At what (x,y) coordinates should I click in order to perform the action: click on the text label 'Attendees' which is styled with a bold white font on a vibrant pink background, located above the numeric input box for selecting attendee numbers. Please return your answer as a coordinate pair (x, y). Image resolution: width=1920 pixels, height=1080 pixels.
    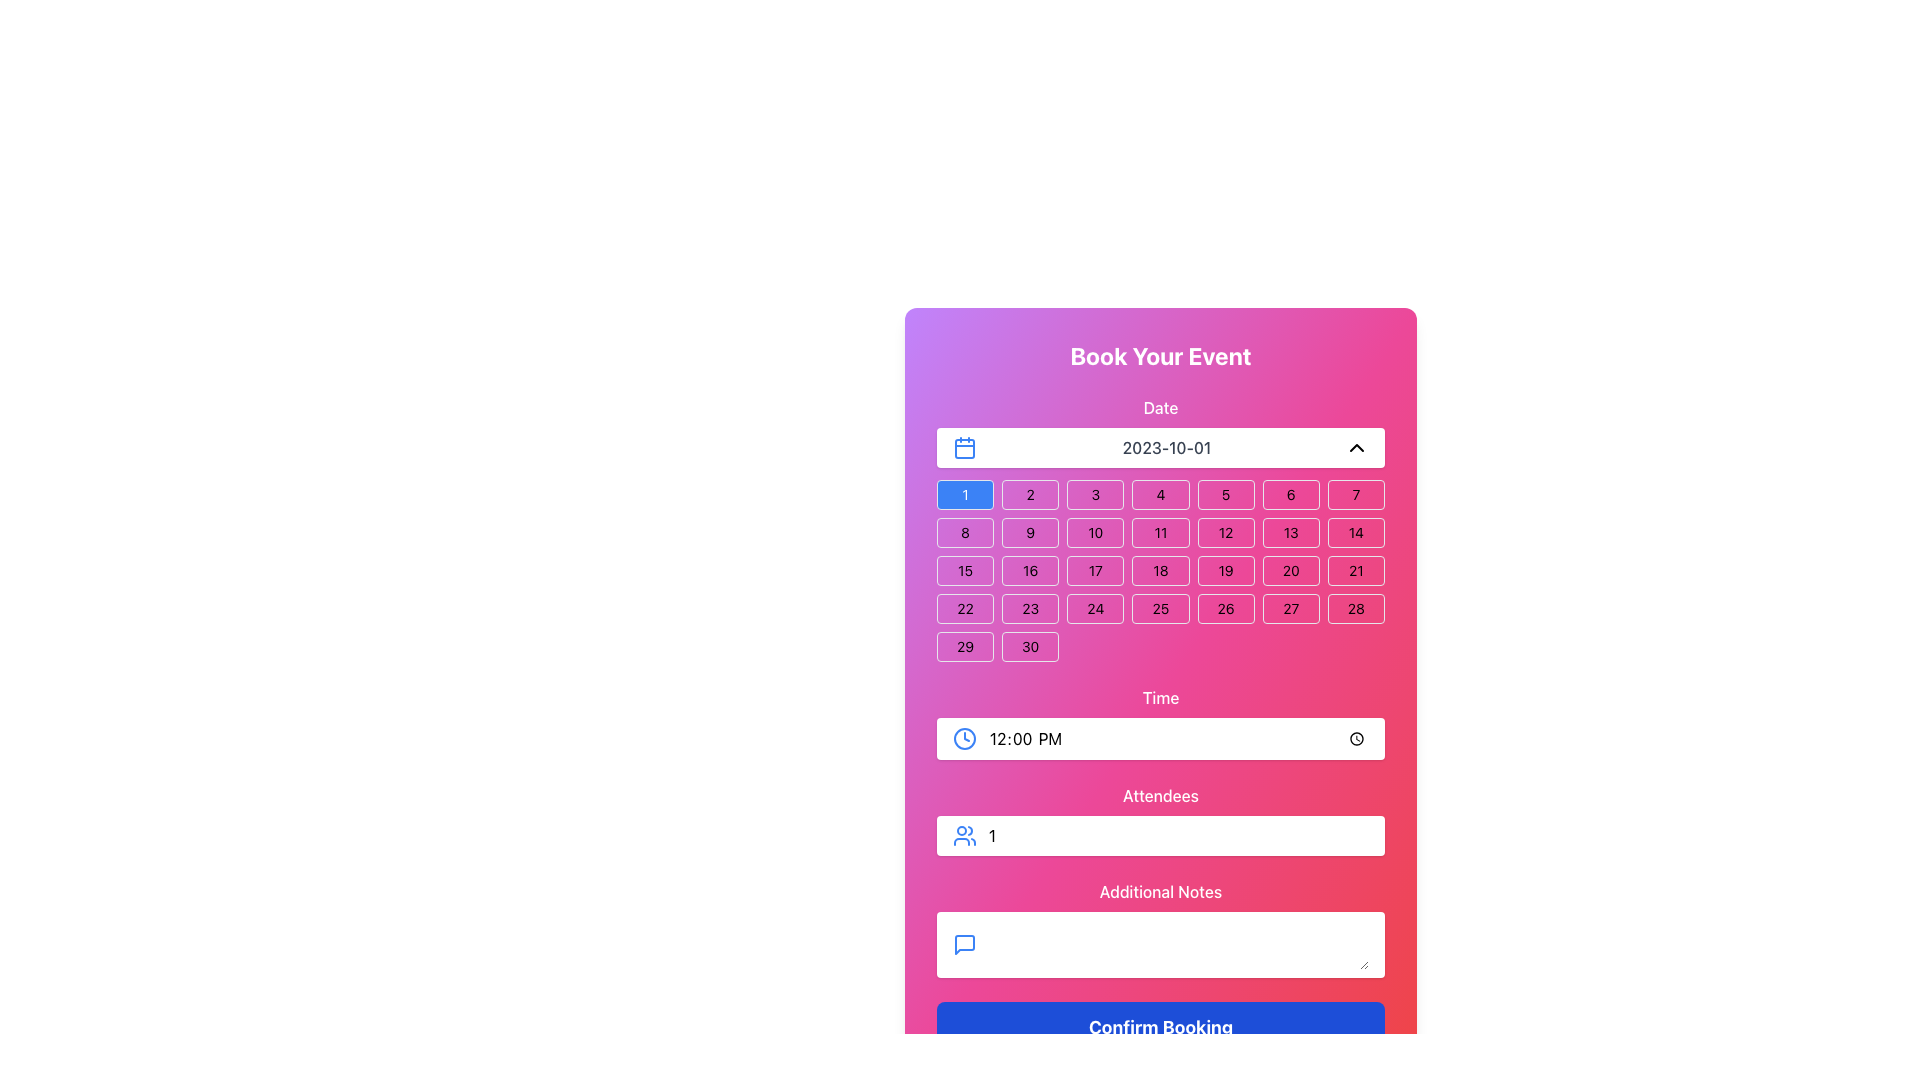
    Looking at the image, I should click on (1161, 794).